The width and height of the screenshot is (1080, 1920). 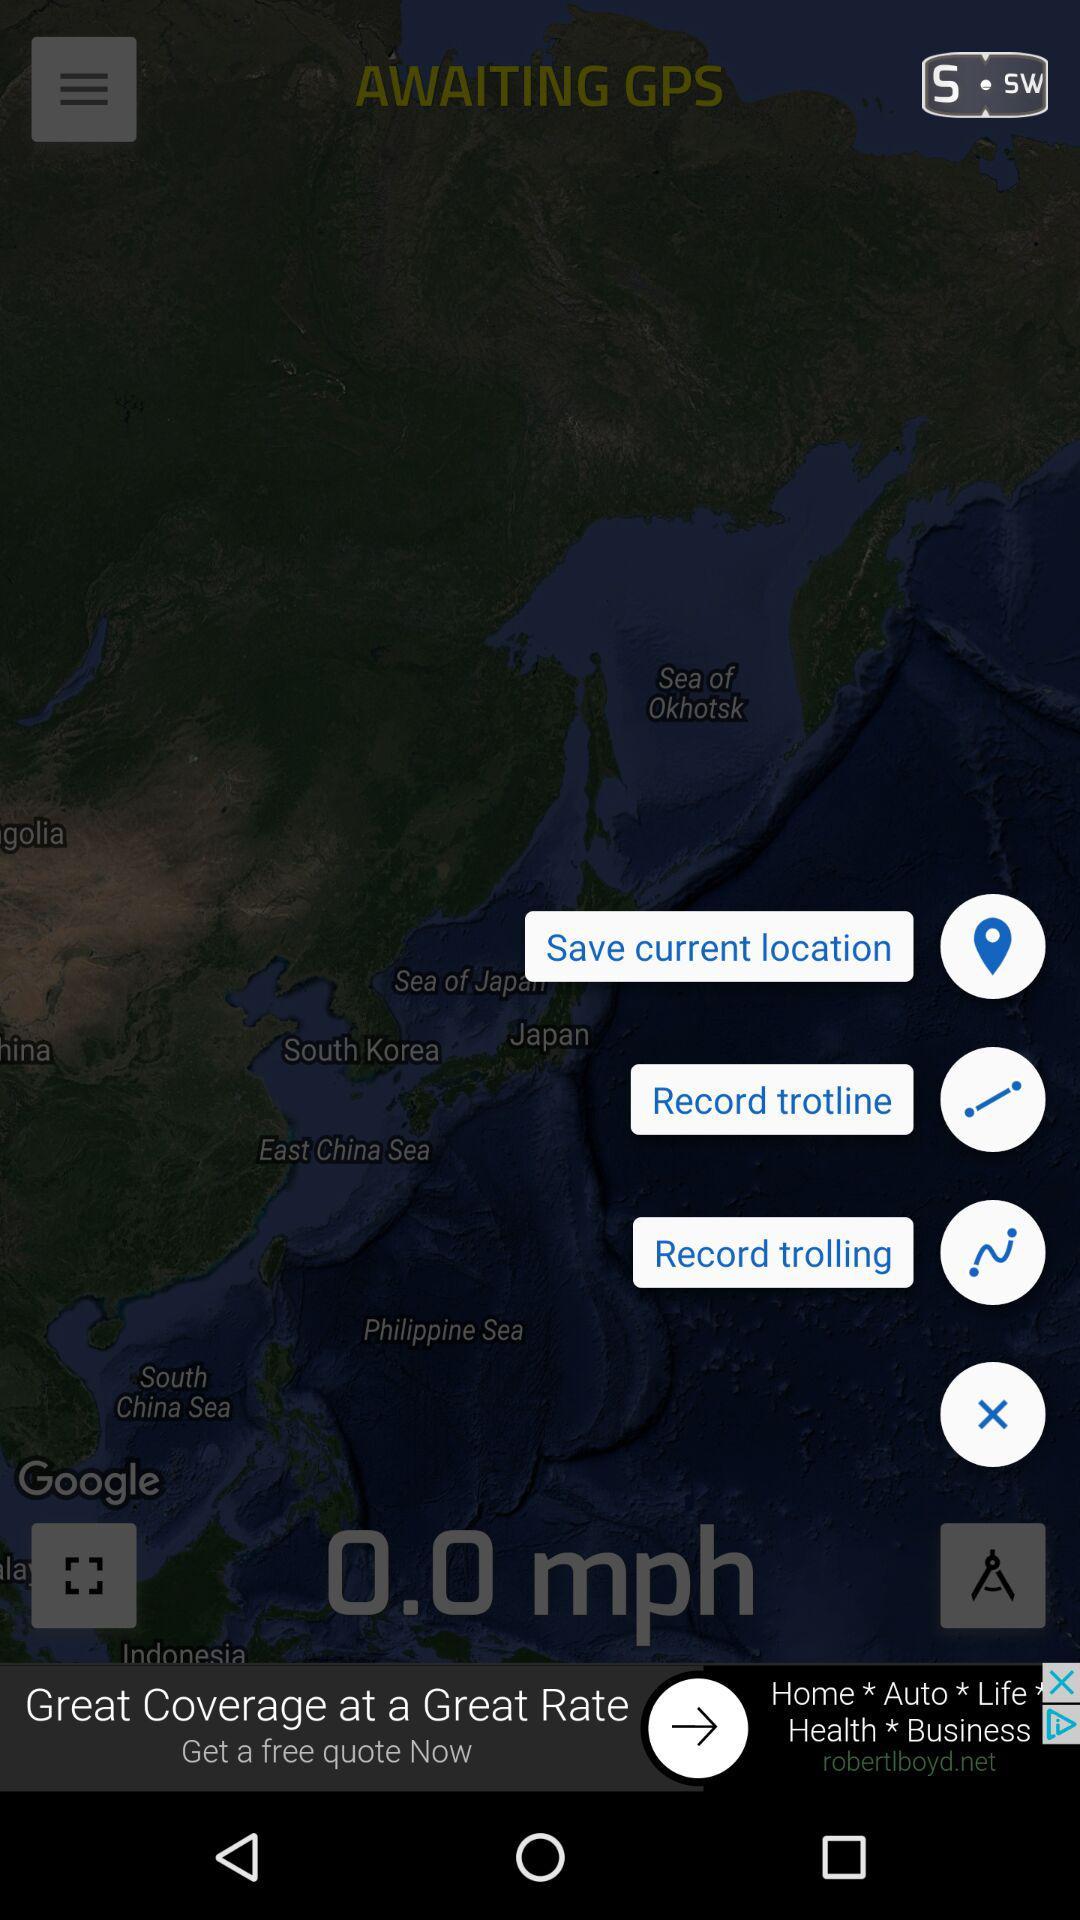 What do you see at coordinates (992, 945) in the screenshot?
I see `the icon next to save current location` at bounding box center [992, 945].